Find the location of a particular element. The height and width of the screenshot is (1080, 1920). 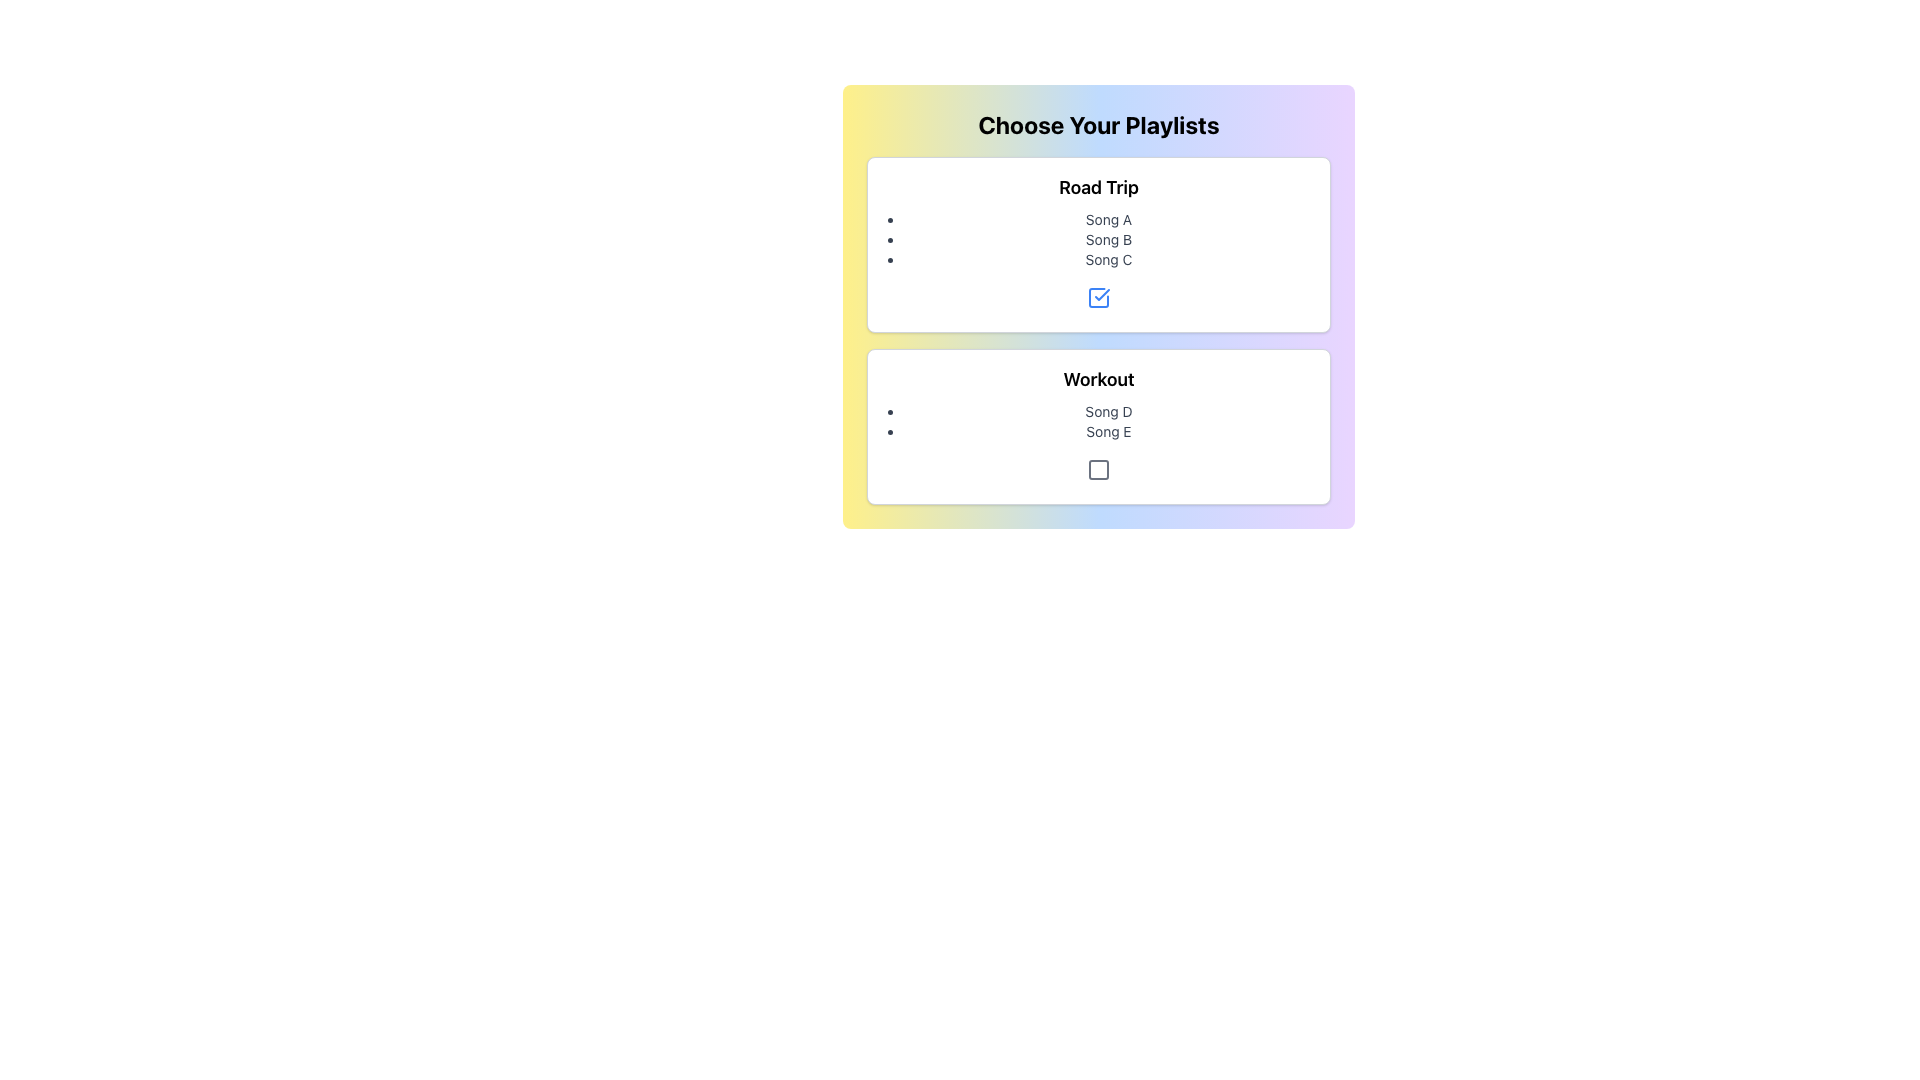

the checkbox within the 'Road Trip' playlist section located at the upper part of the main layout is located at coordinates (1098, 244).